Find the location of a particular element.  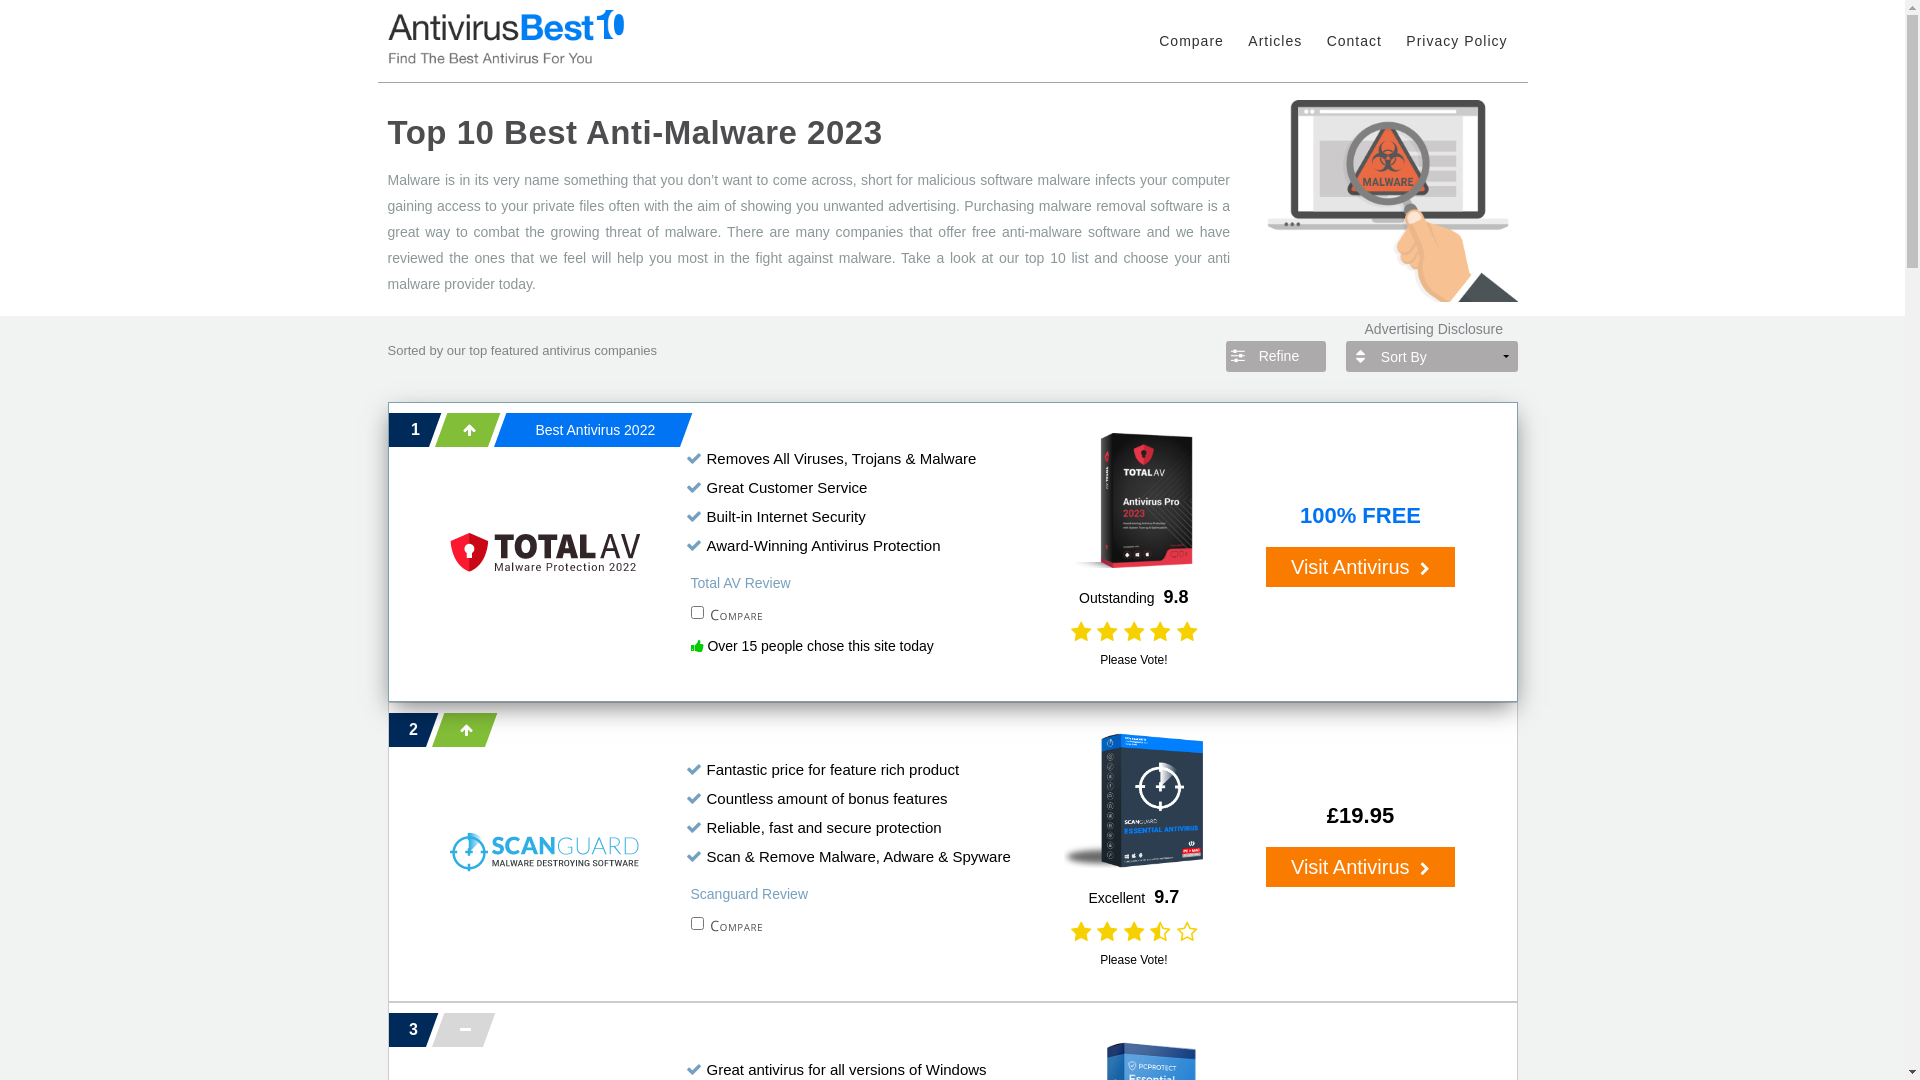

'Total AV Review' is located at coordinates (690, 583).